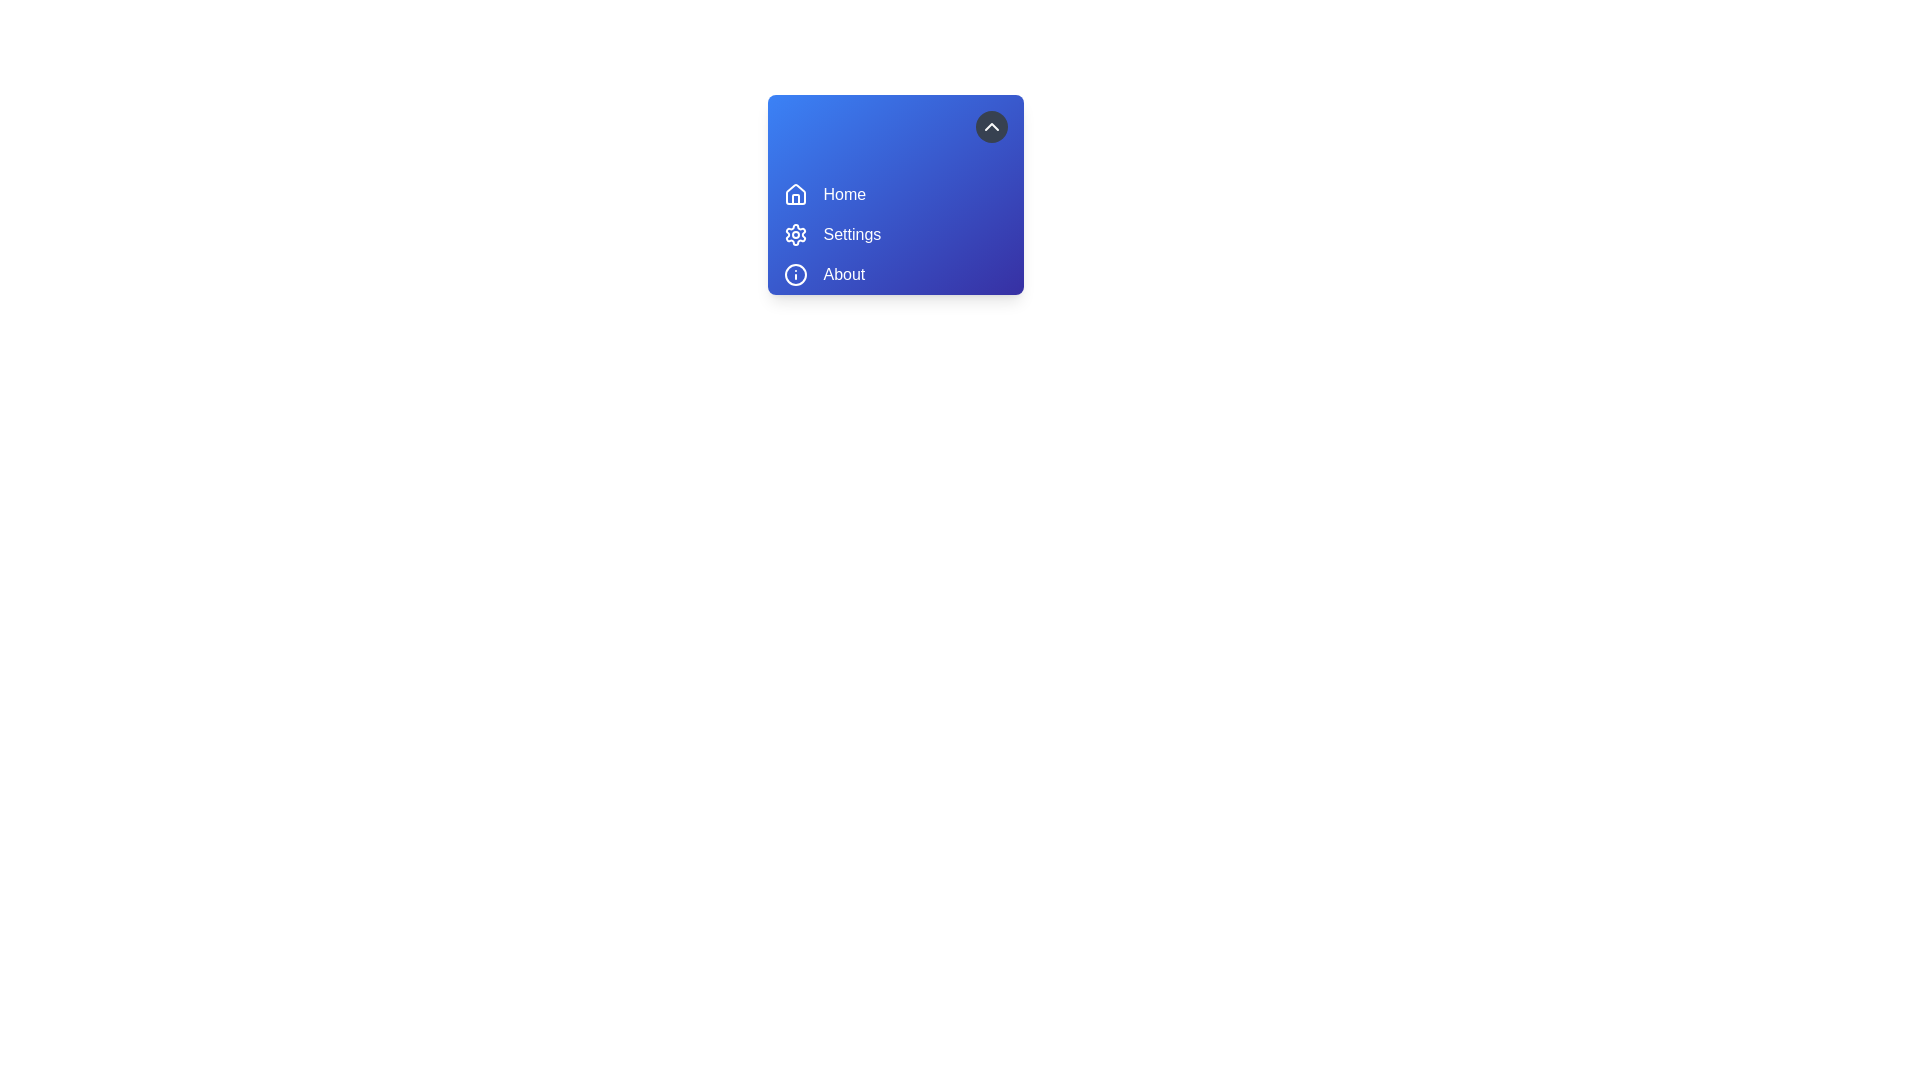 The height and width of the screenshot is (1080, 1920). I want to click on the button with an icon located at the upper-right corner of the blue box interface, so click(991, 127).